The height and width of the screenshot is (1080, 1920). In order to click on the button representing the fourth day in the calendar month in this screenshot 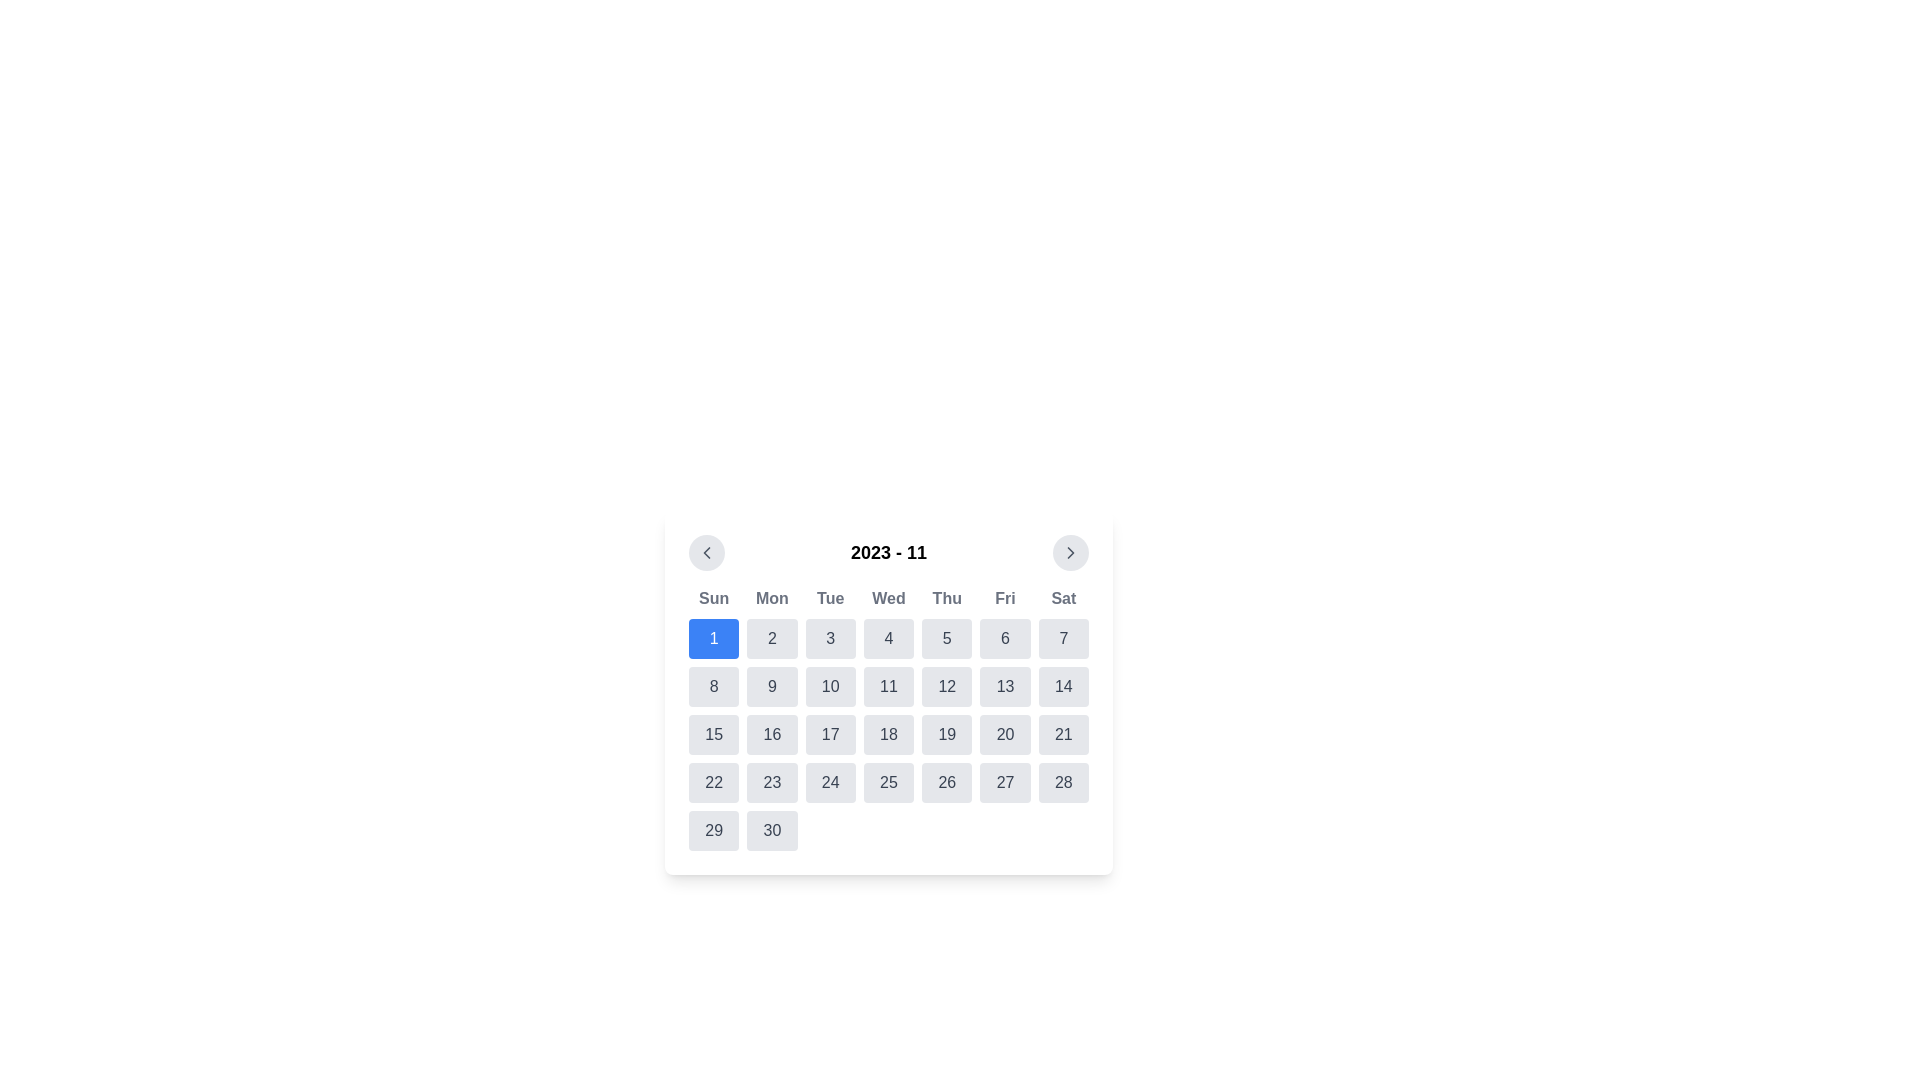, I will do `click(887, 639)`.